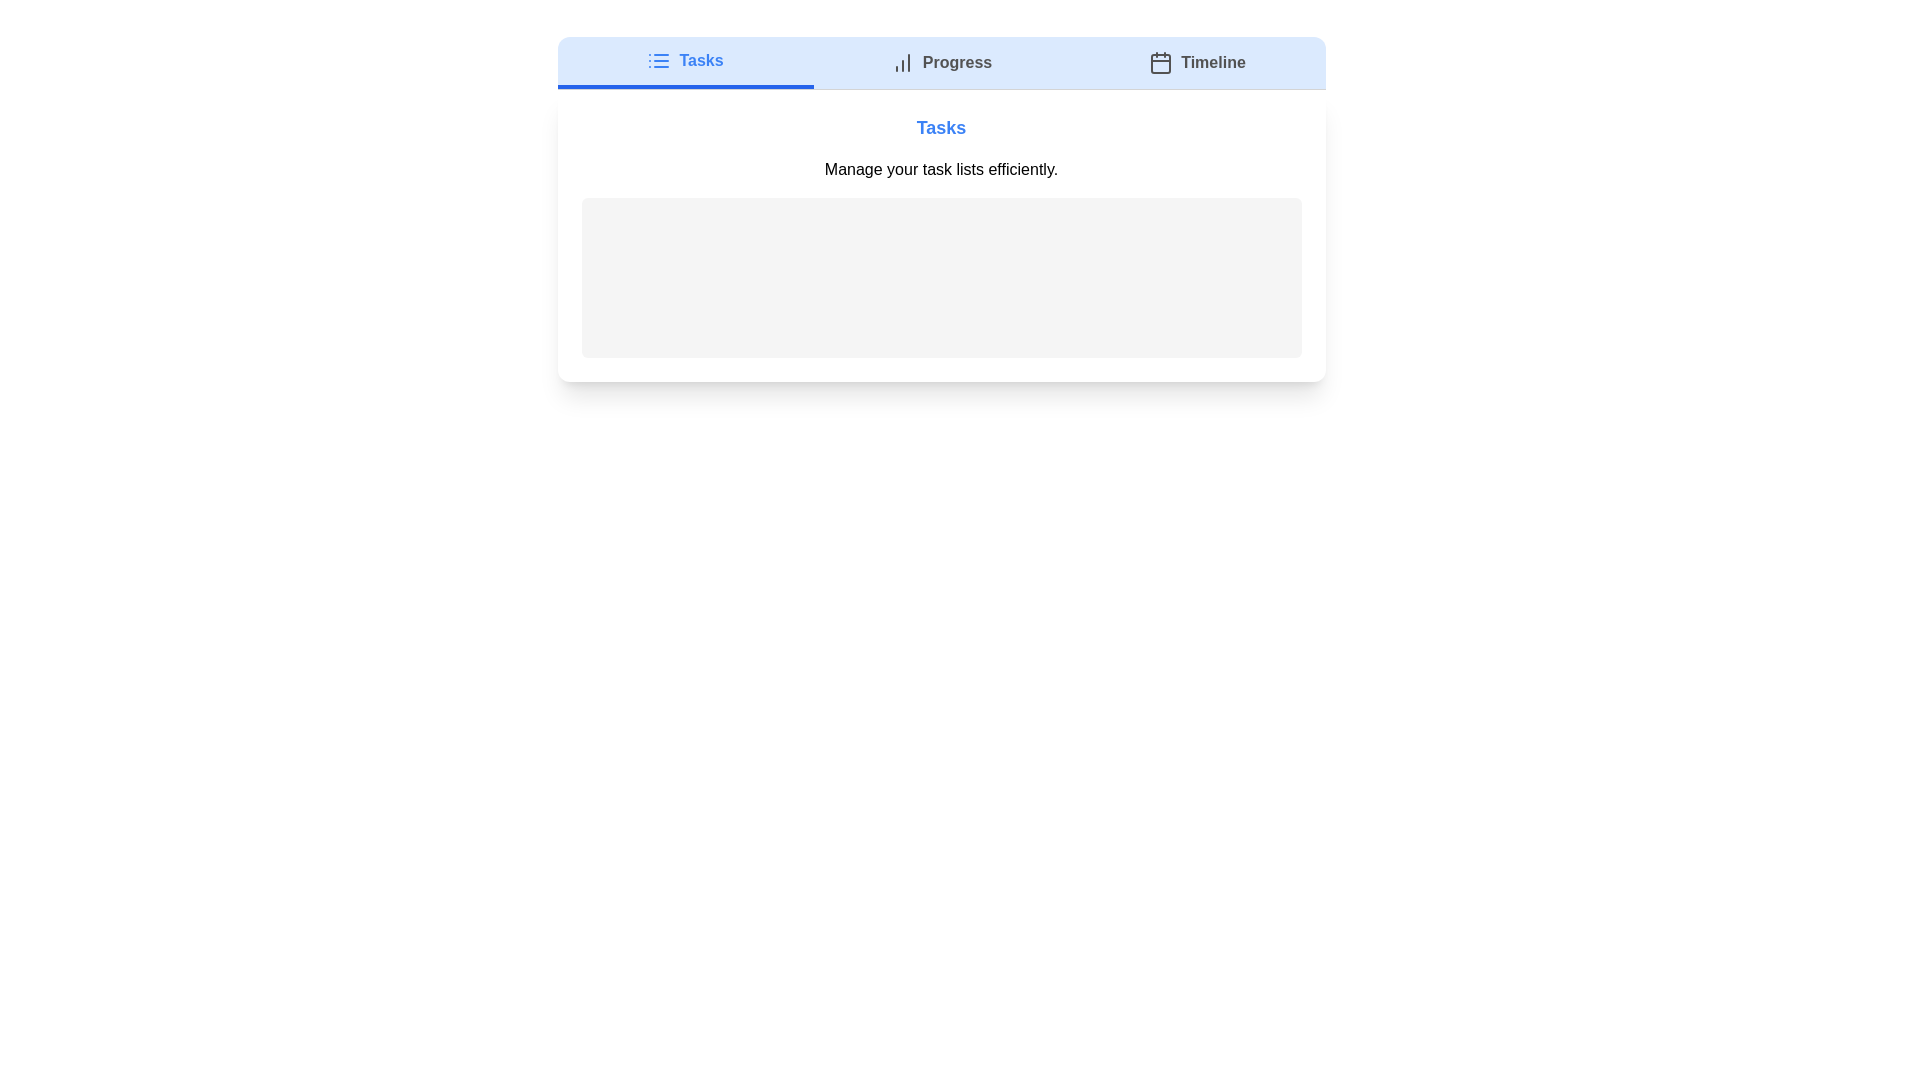 This screenshot has width=1920, height=1080. Describe the element at coordinates (1161, 63) in the screenshot. I see `the calendar icon by clicking on the inner rectangle component located in the top navigation bar next to the 'Progress' label` at that location.